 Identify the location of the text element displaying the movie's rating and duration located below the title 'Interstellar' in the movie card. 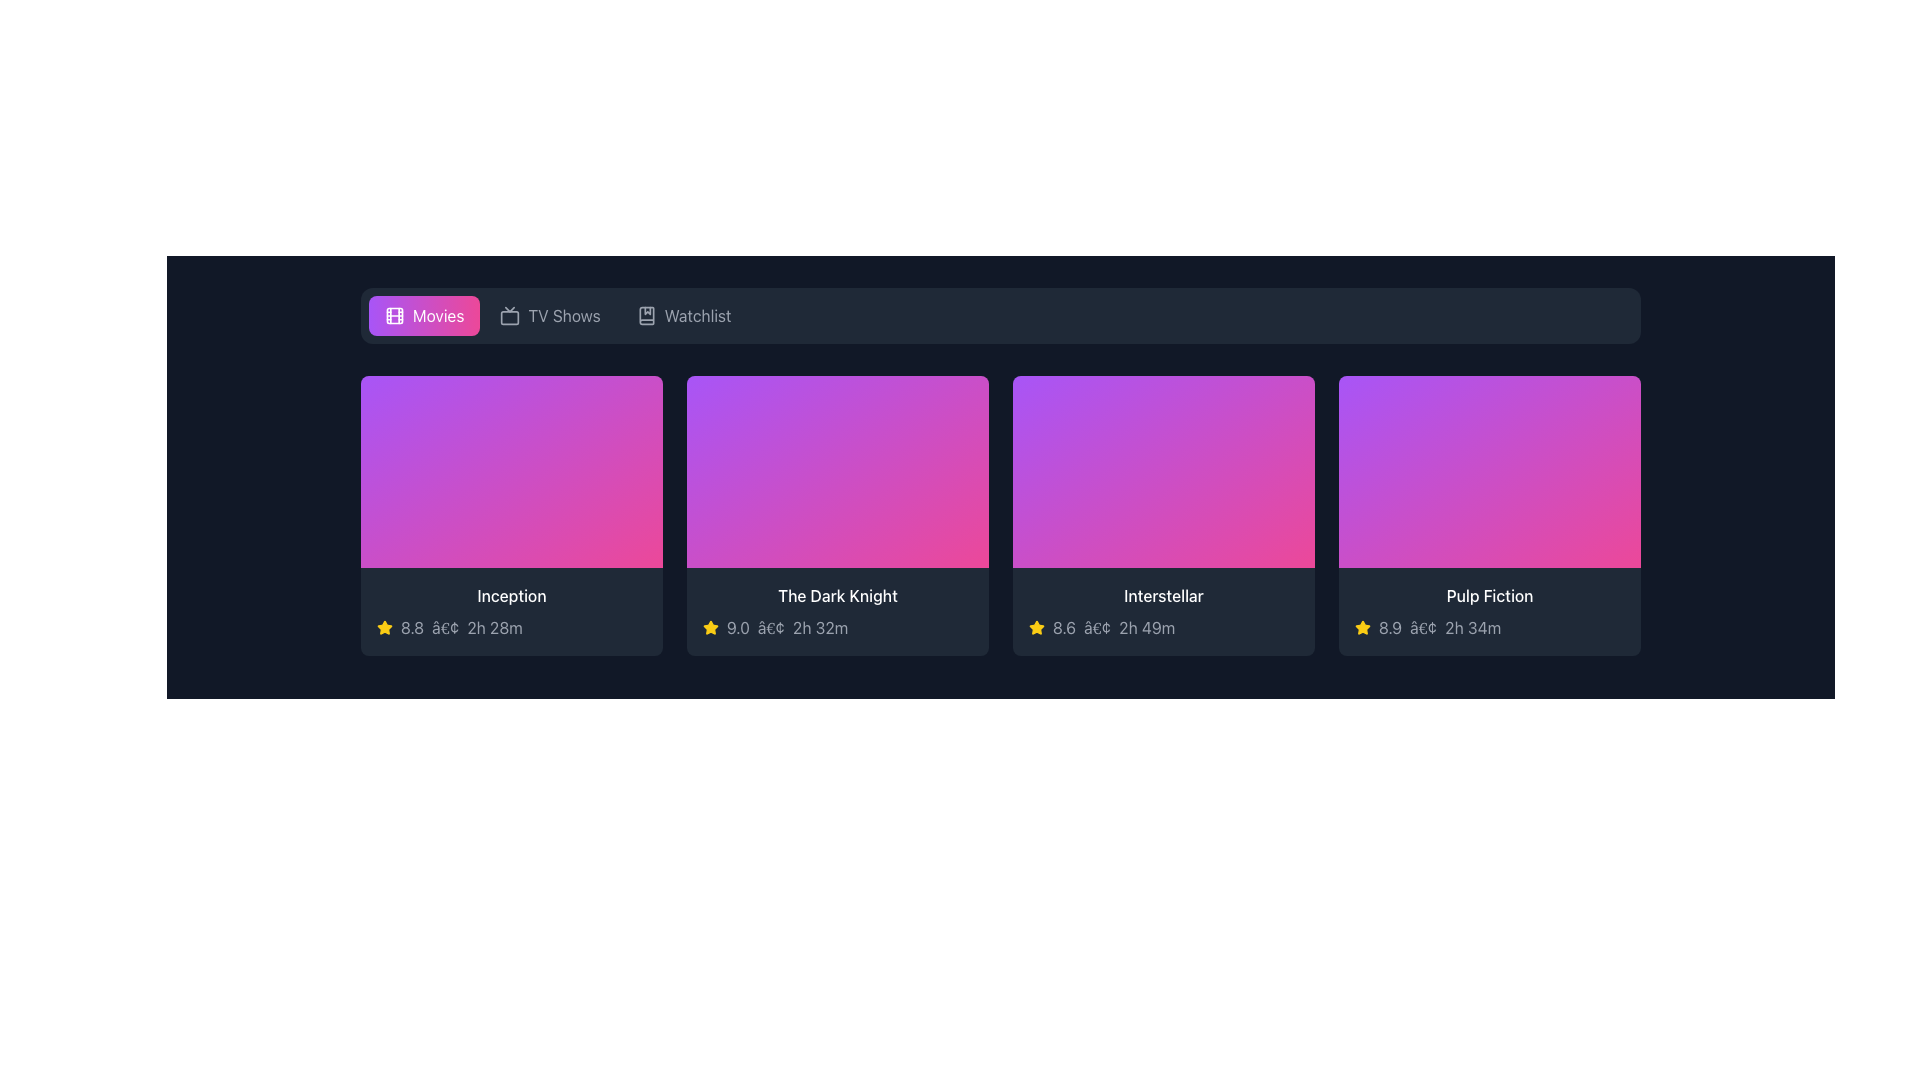
(1163, 627).